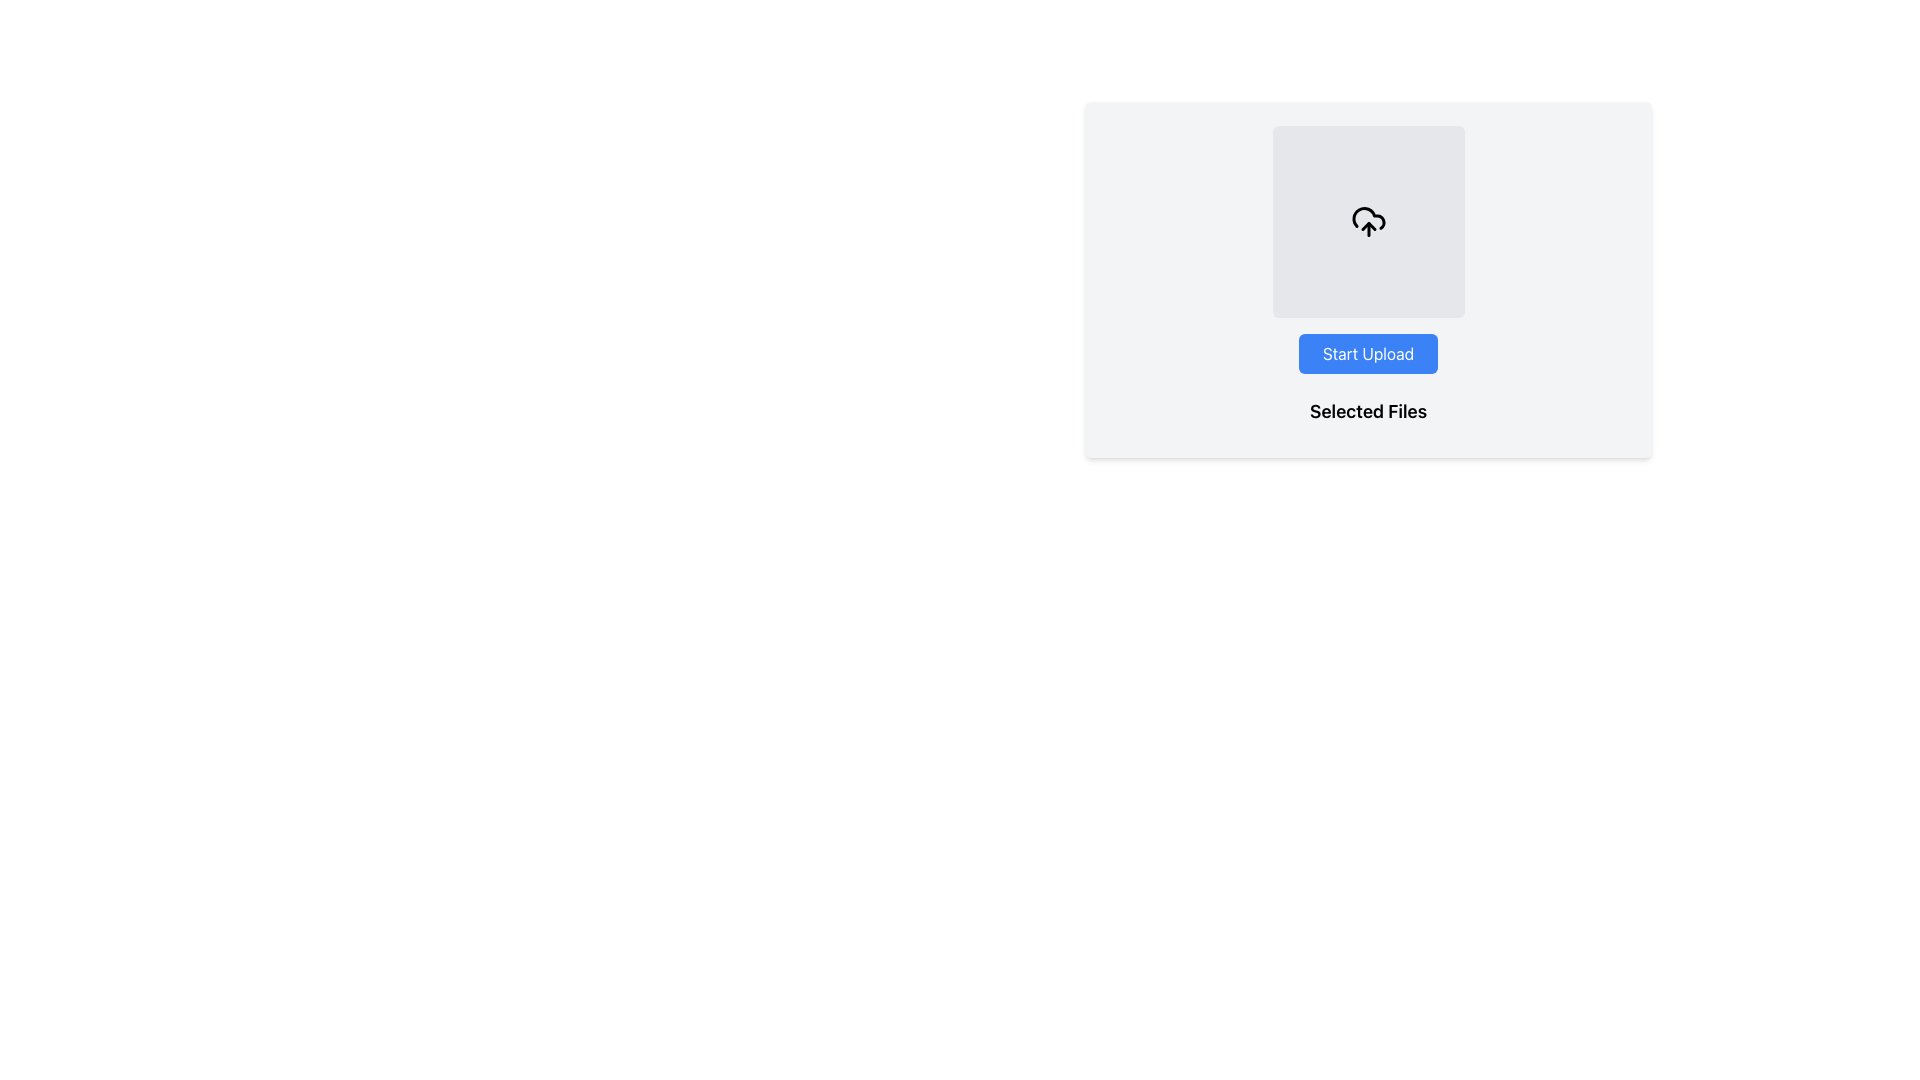  Describe the element at coordinates (1367, 222) in the screenshot. I see `files onto the file-selection input area, which features a cloud icon with an upward arrow centered on a light gray background, located above the blue 'Start Upload' button` at that location.